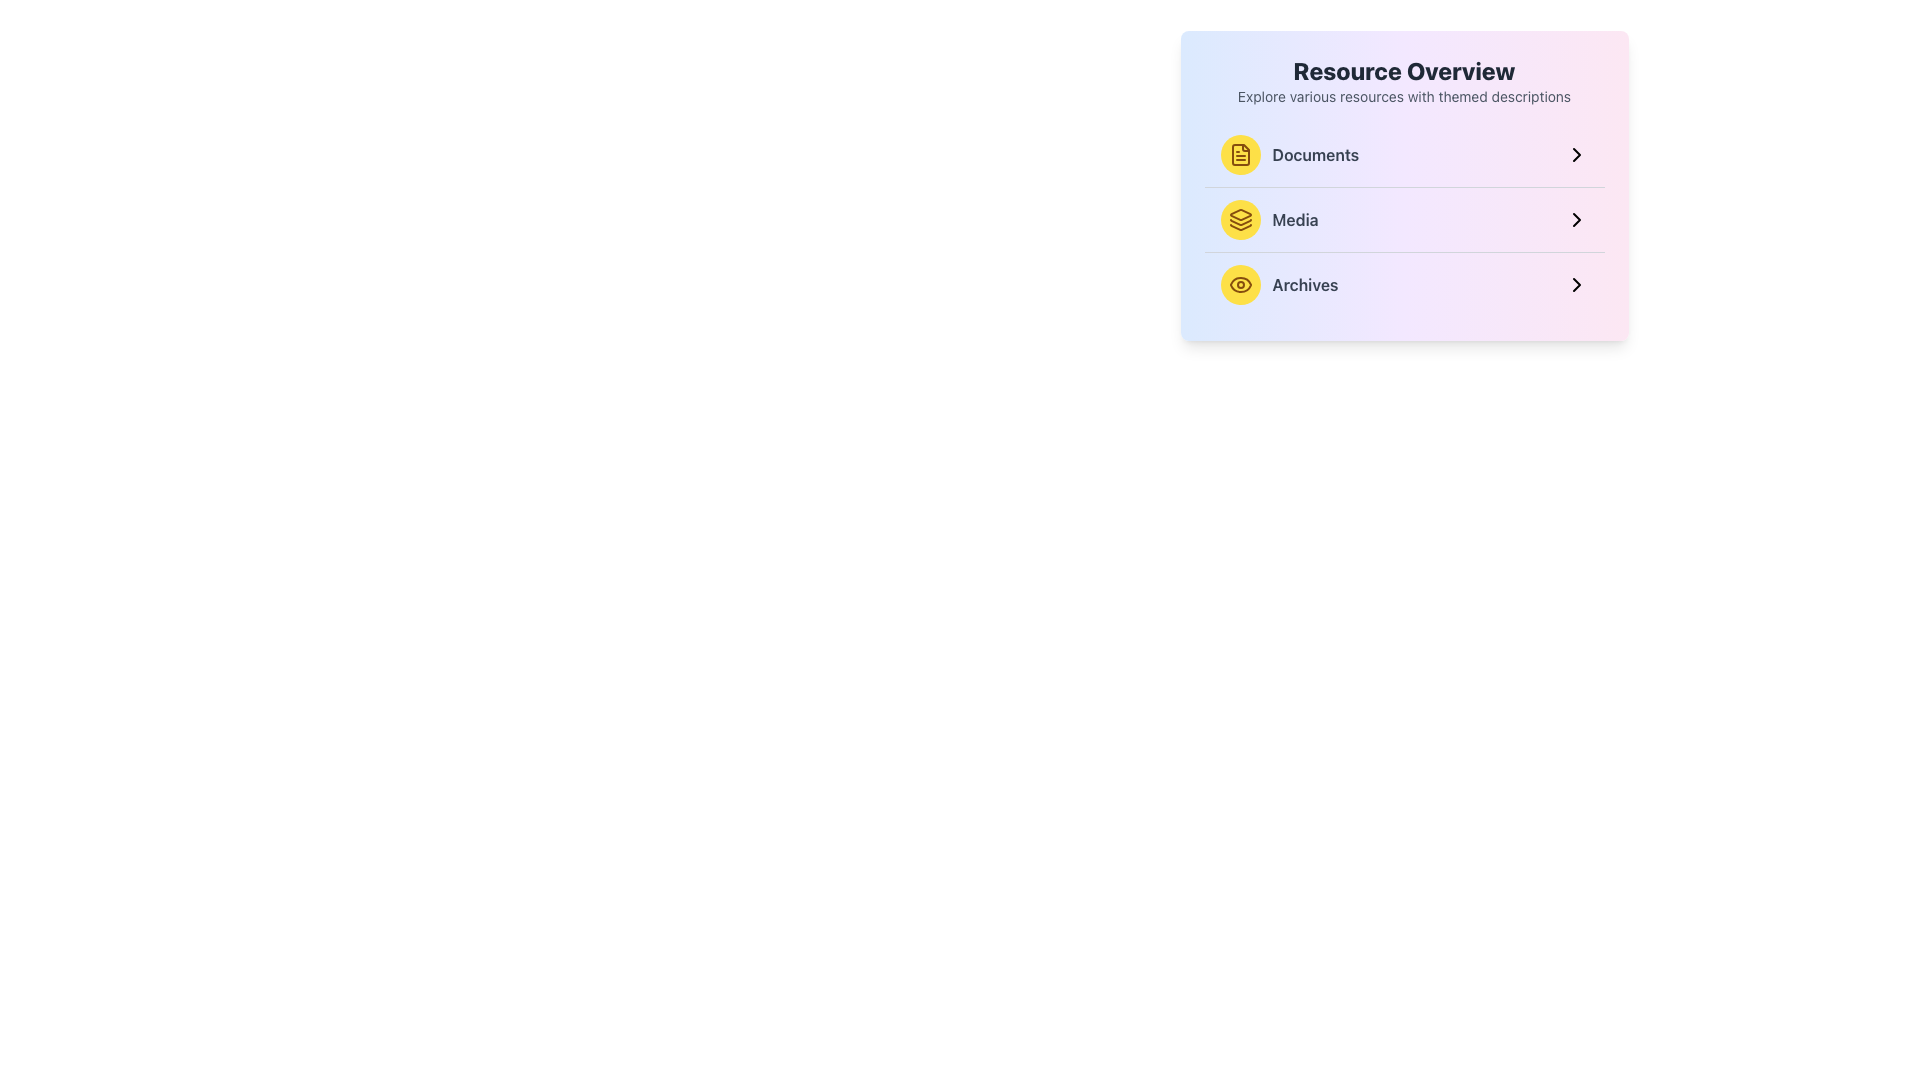 The image size is (1920, 1080). What do you see at coordinates (1289, 153) in the screenshot?
I see `the 'Documents' menu item, which is the first entry in the list under 'Resource Overview'` at bounding box center [1289, 153].